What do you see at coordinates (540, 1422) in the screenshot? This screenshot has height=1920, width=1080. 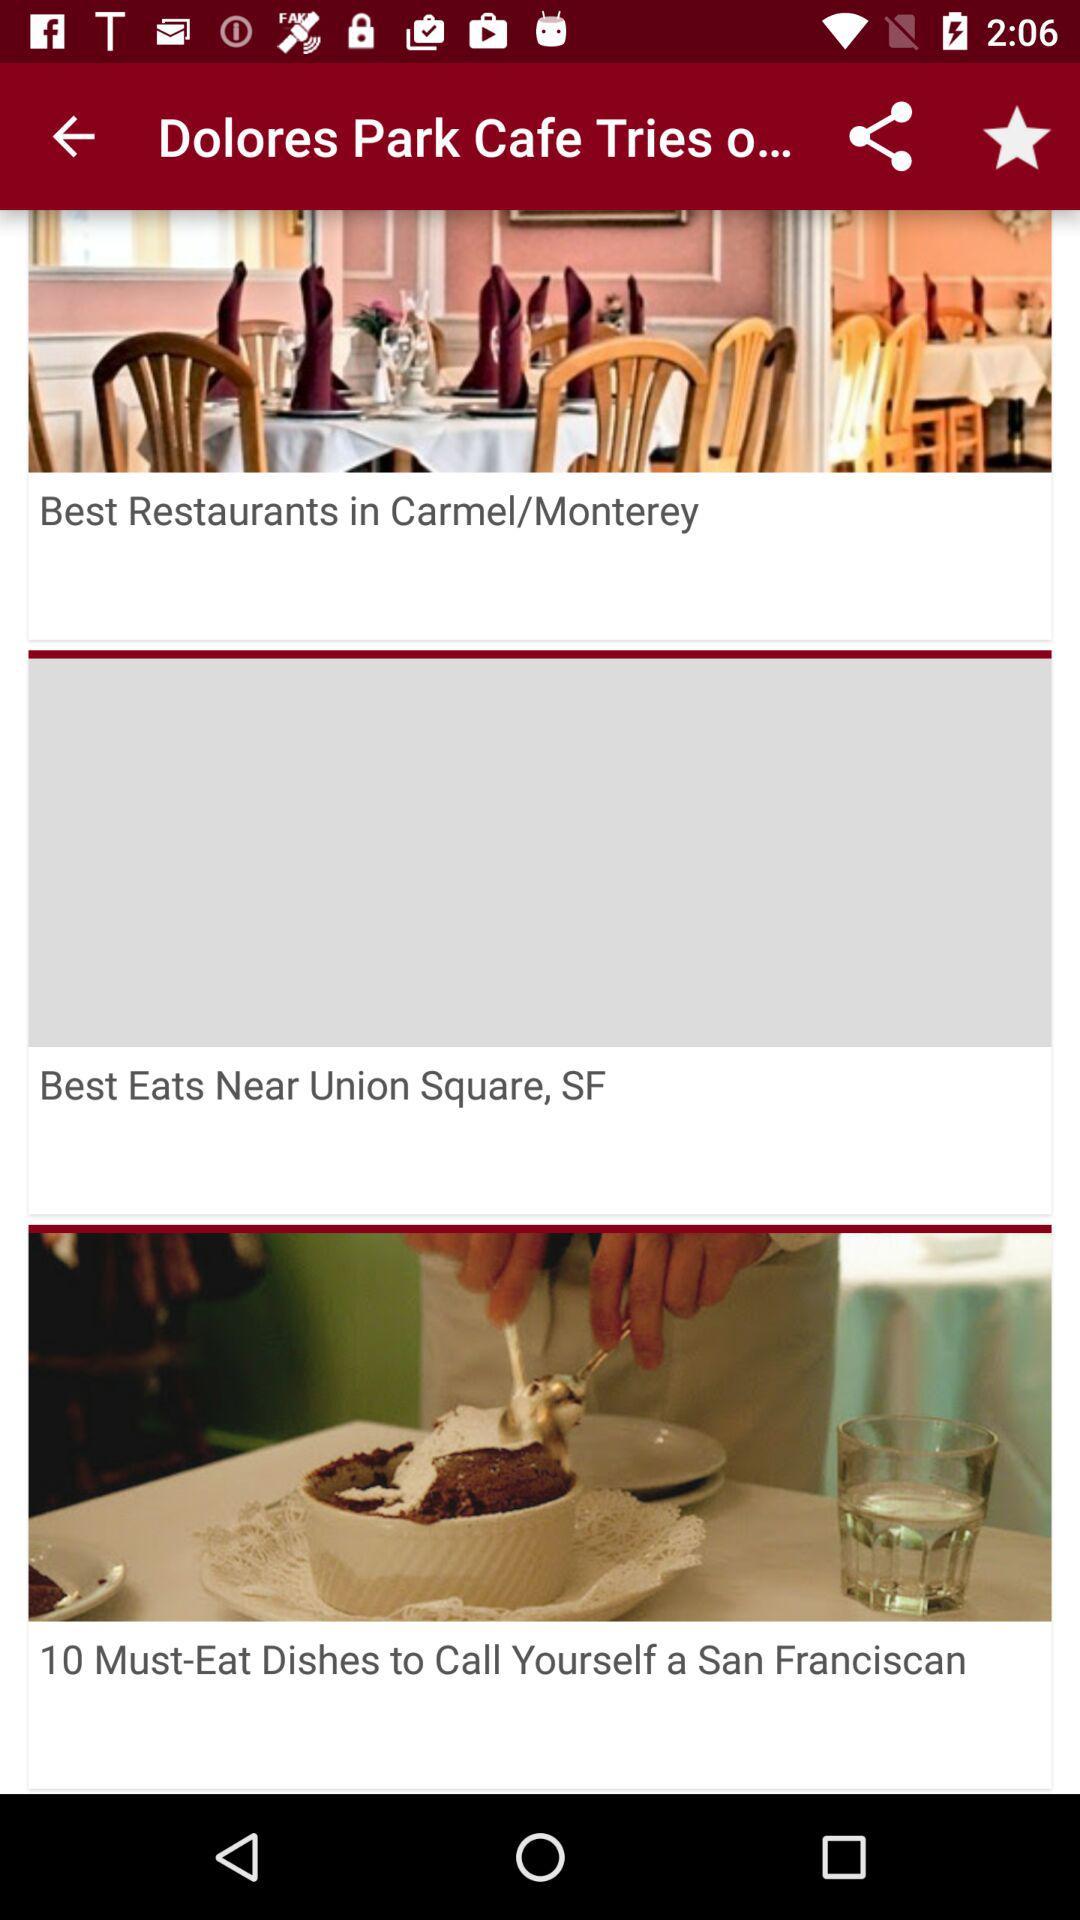 I see `item above the 10 must eat item` at bounding box center [540, 1422].